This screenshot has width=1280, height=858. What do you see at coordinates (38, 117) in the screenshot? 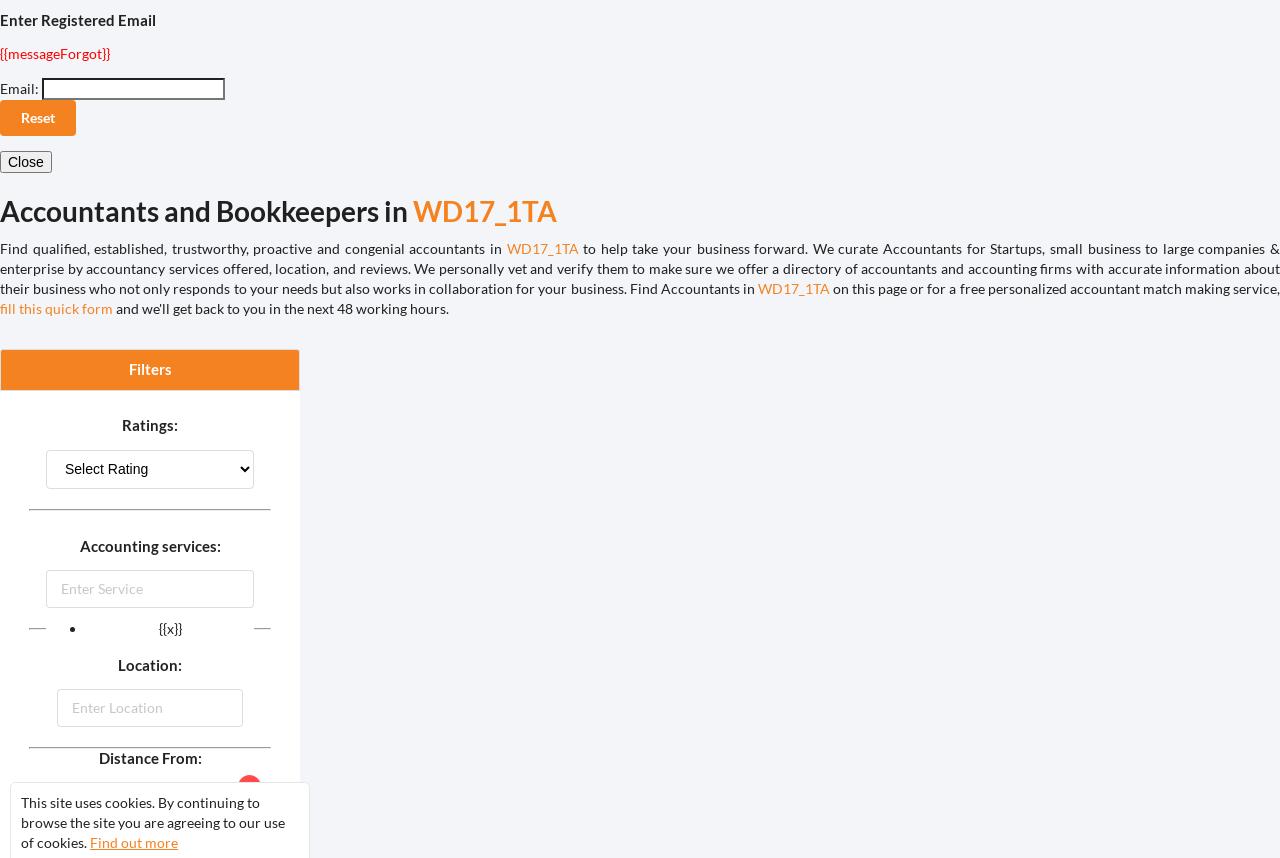
I see `'Reset'` at bounding box center [38, 117].